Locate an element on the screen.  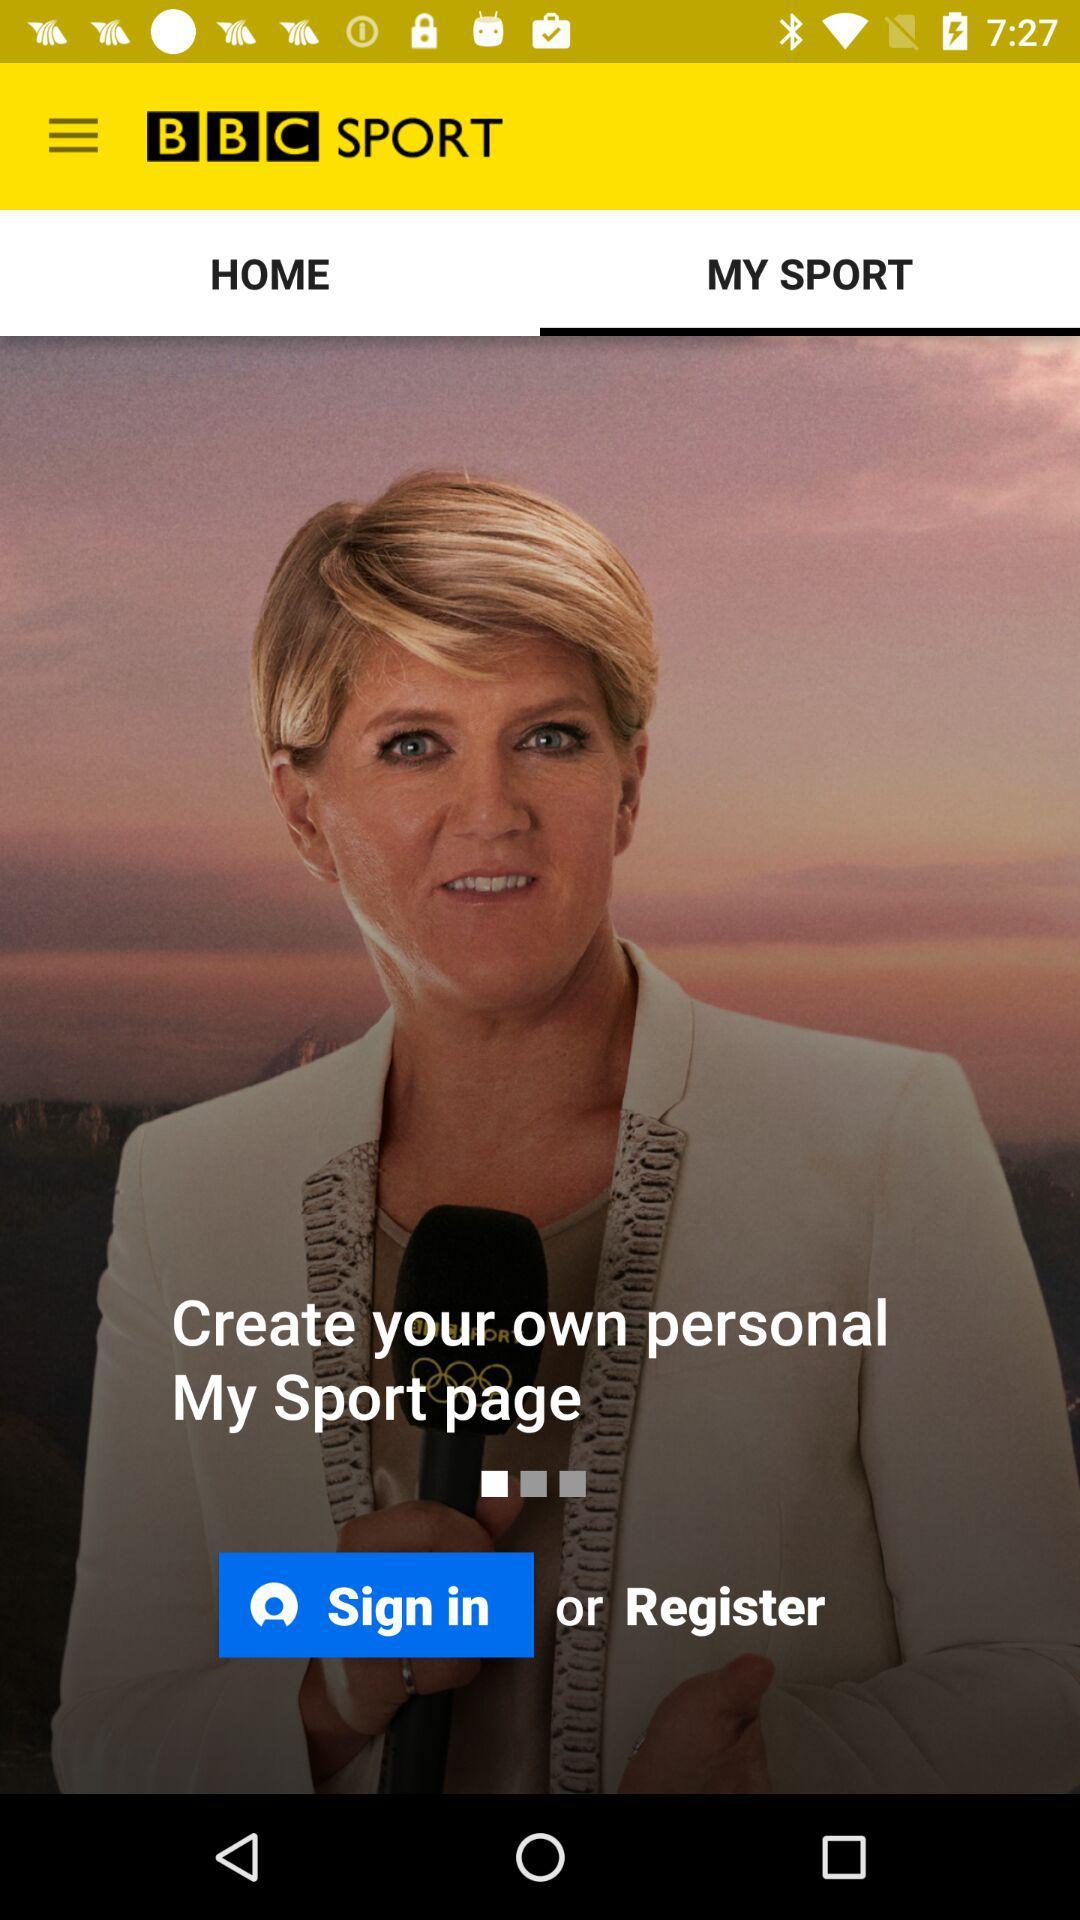
item to the right of the or icon is located at coordinates (721, 1604).